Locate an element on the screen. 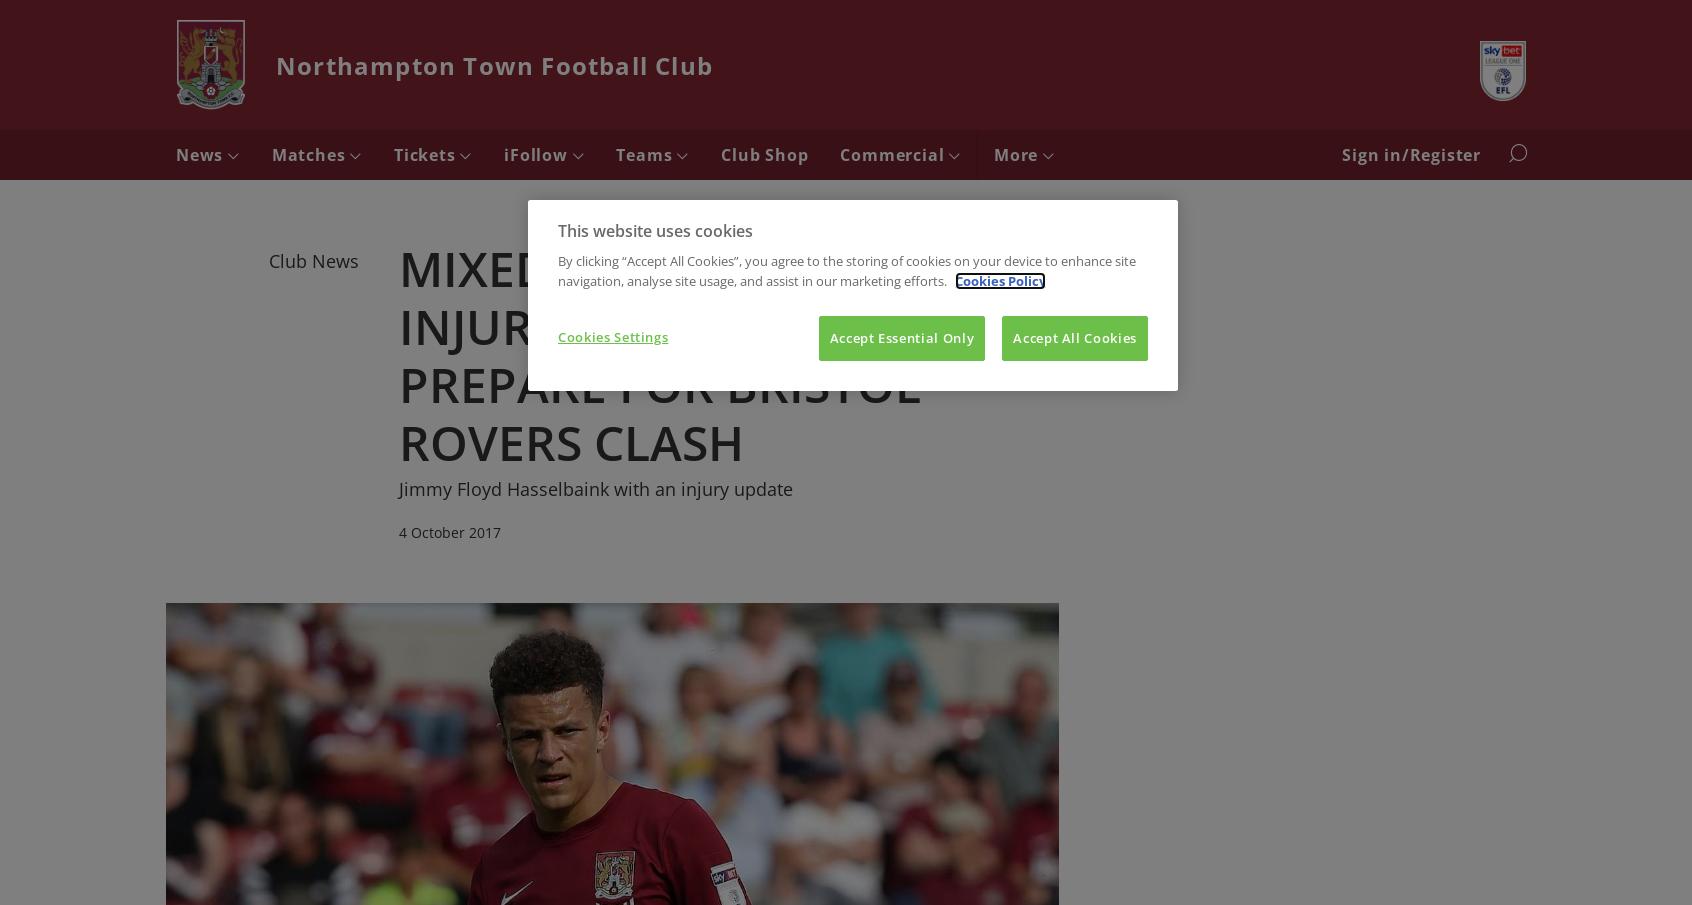 Image resolution: width=1692 pixels, height=905 pixels. '4 October 2017' is located at coordinates (449, 530).